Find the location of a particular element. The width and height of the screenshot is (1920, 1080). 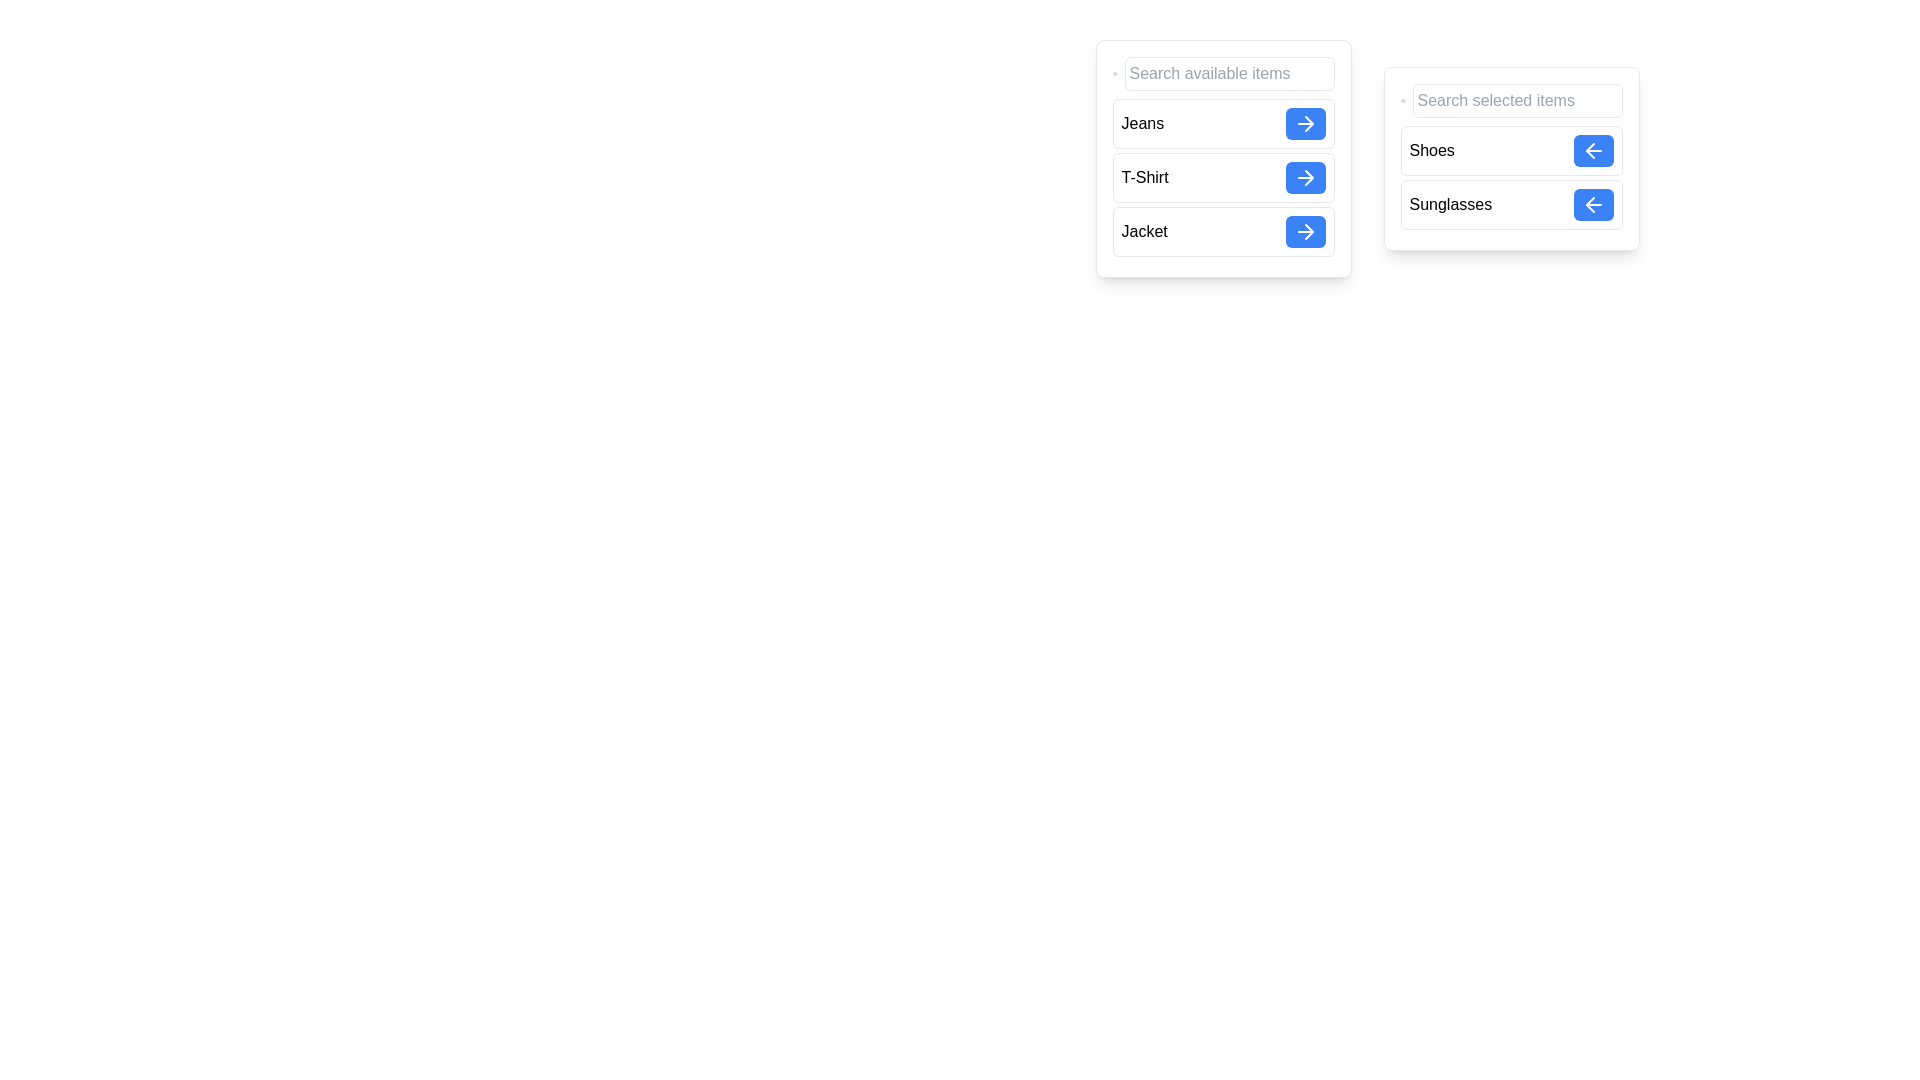

the rightwards arrow vector graphic next to the 'T-Shirt' label is located at coordinates (1309, 176).